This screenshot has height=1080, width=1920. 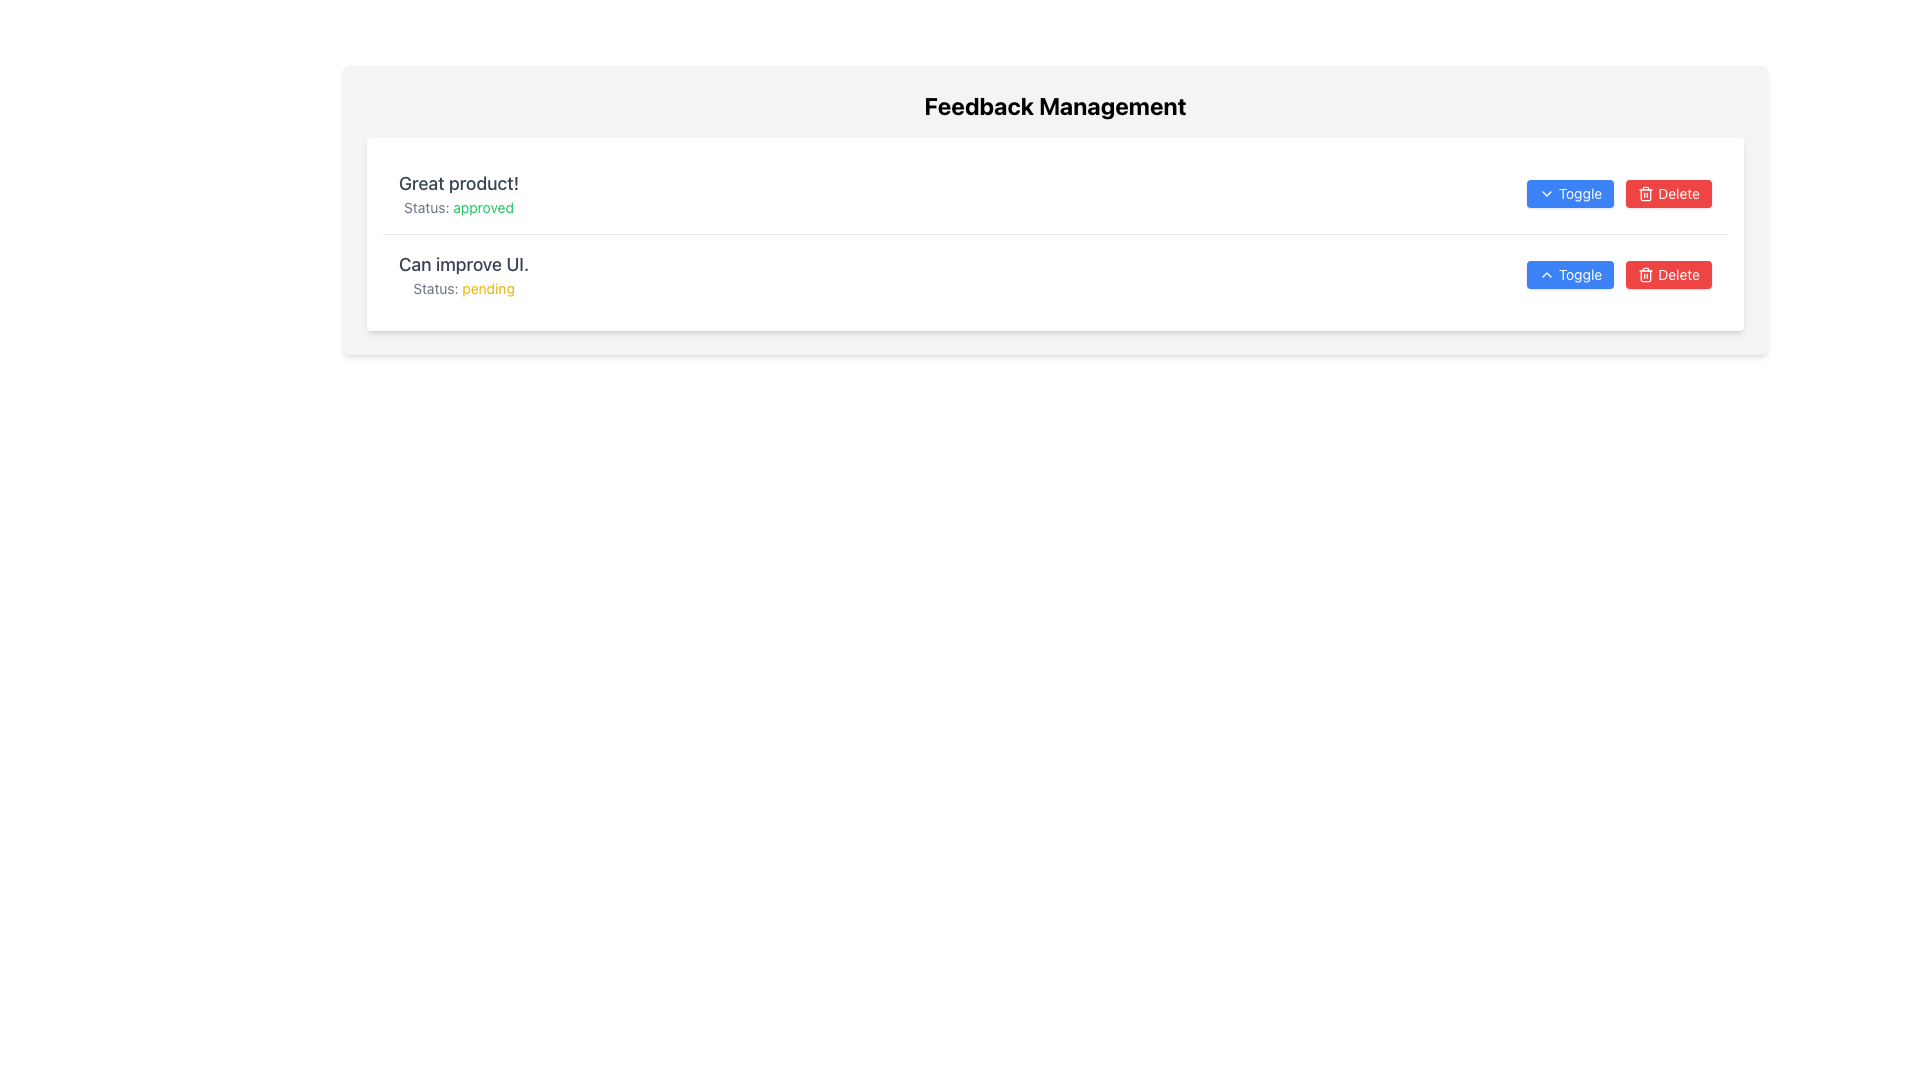 What do you see at coordinates (1646, 274) in the screenshot?
I see `the red trash bin icon located to the left of the 'Delete' button in the feedback entry row` at bounding box center [1646, 274].